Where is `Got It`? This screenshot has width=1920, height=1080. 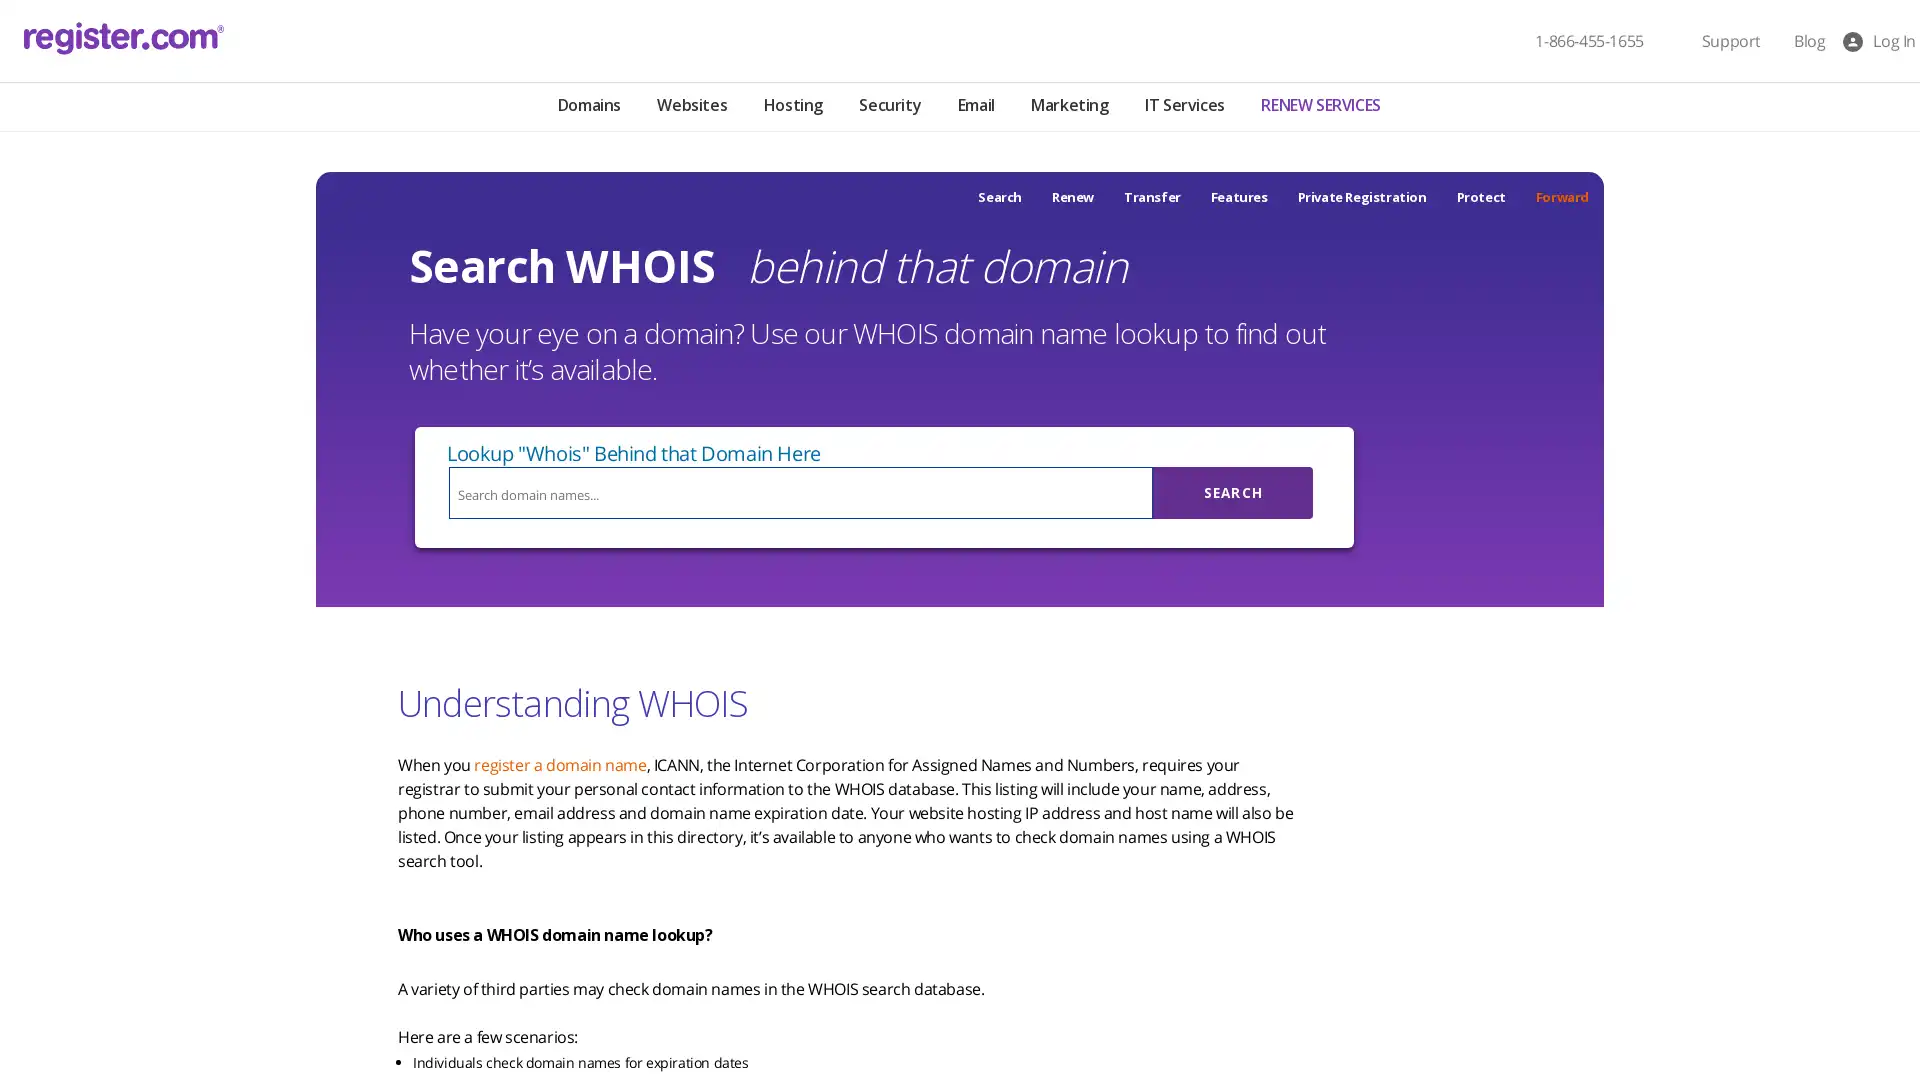 Got It is located at coordinates (203, 964).